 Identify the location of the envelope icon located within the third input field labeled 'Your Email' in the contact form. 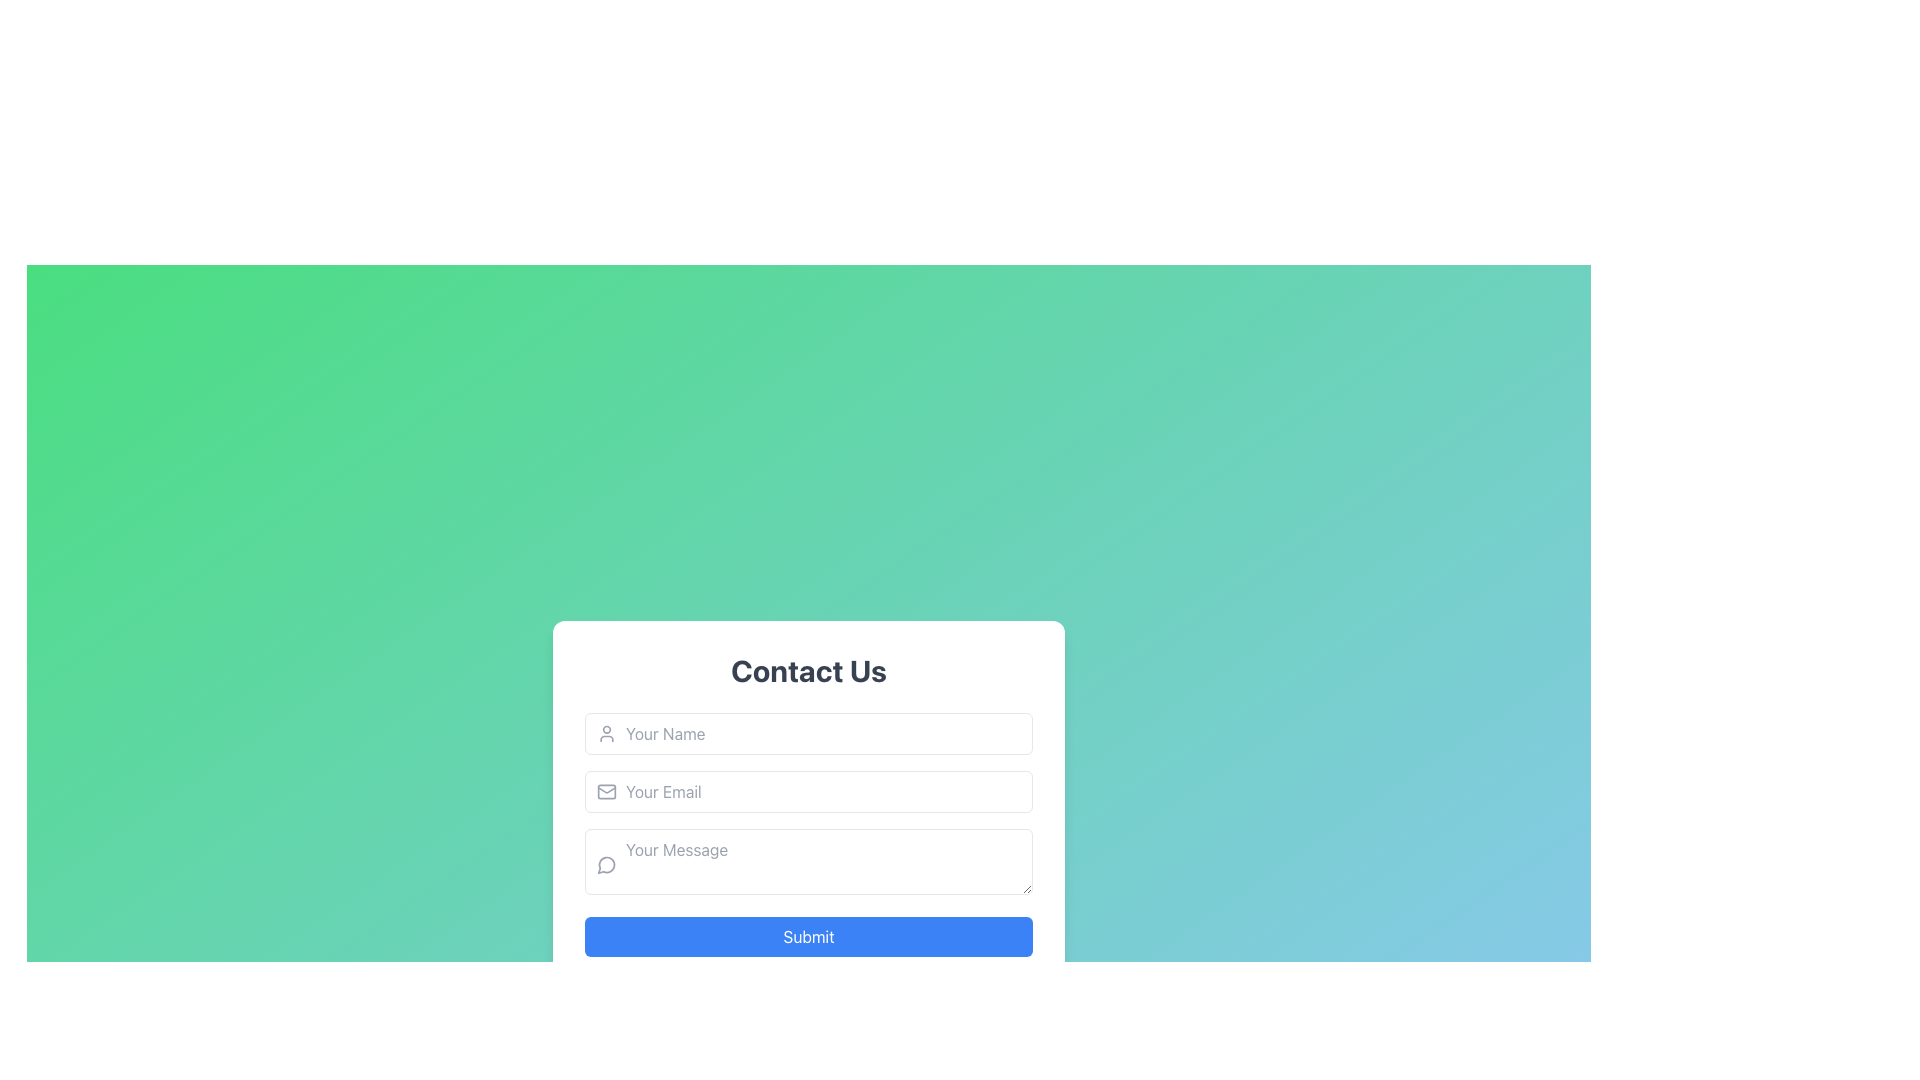
(605, 790).